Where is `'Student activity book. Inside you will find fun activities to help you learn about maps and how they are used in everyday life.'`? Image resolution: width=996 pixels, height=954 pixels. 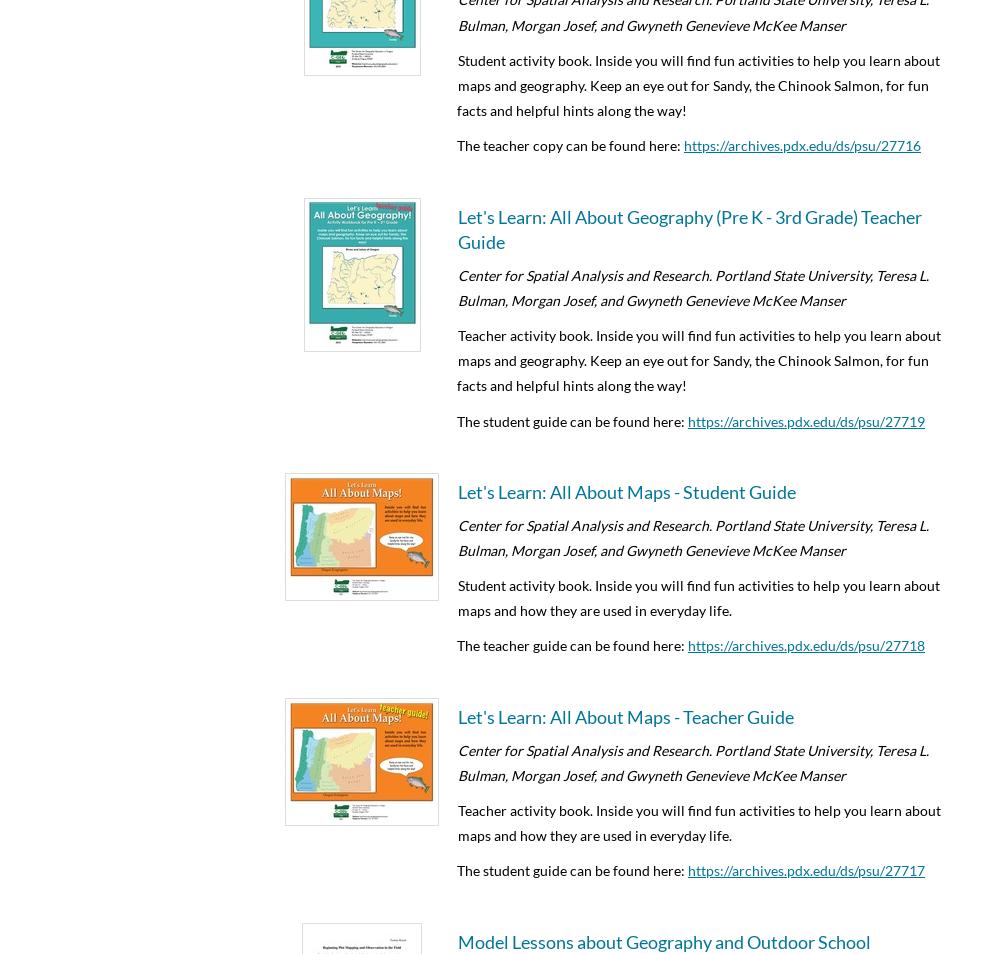
'Student activity book. Inside you will find fun activities to help you learn about maps and how they are used in everyday life.' is located at coordinates (698, 596).